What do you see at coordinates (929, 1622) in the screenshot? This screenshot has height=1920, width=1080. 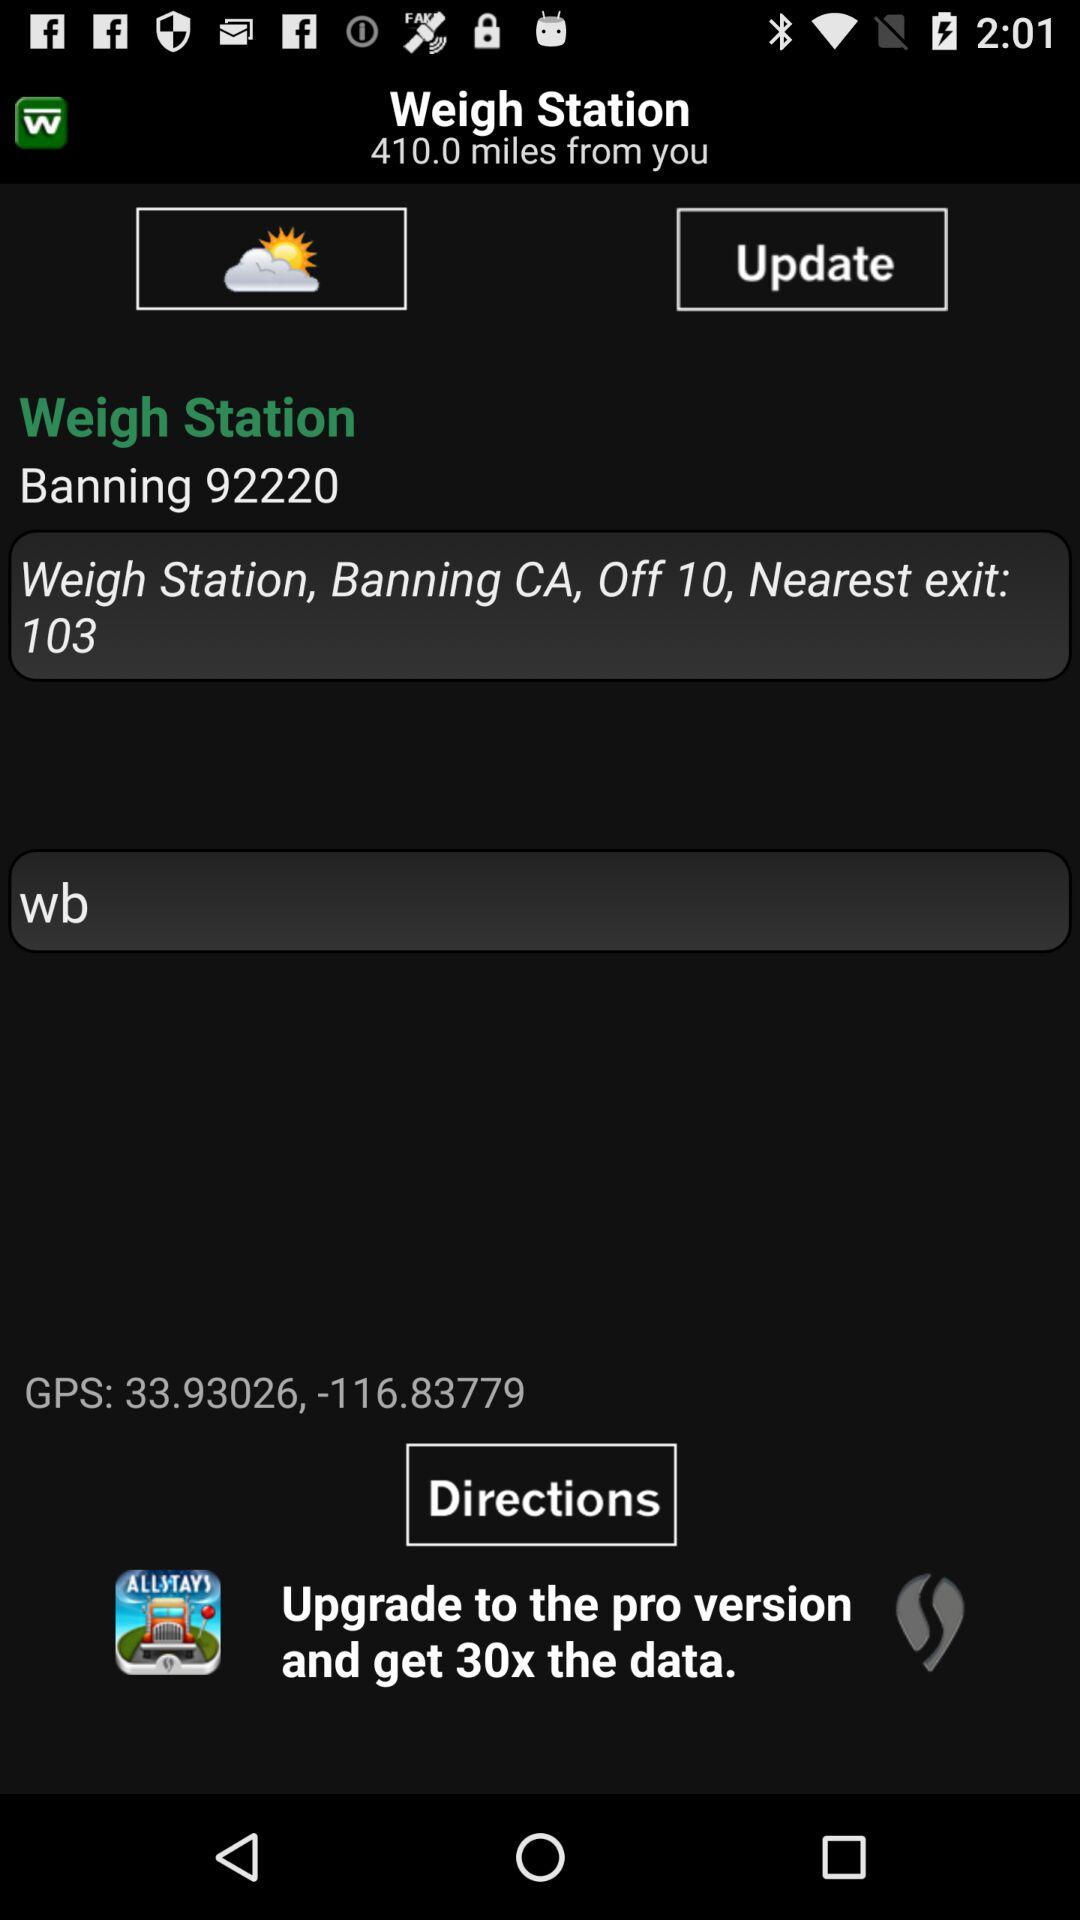 I see `the app below the gps 33 93026` at bounding box center [929, 1622].